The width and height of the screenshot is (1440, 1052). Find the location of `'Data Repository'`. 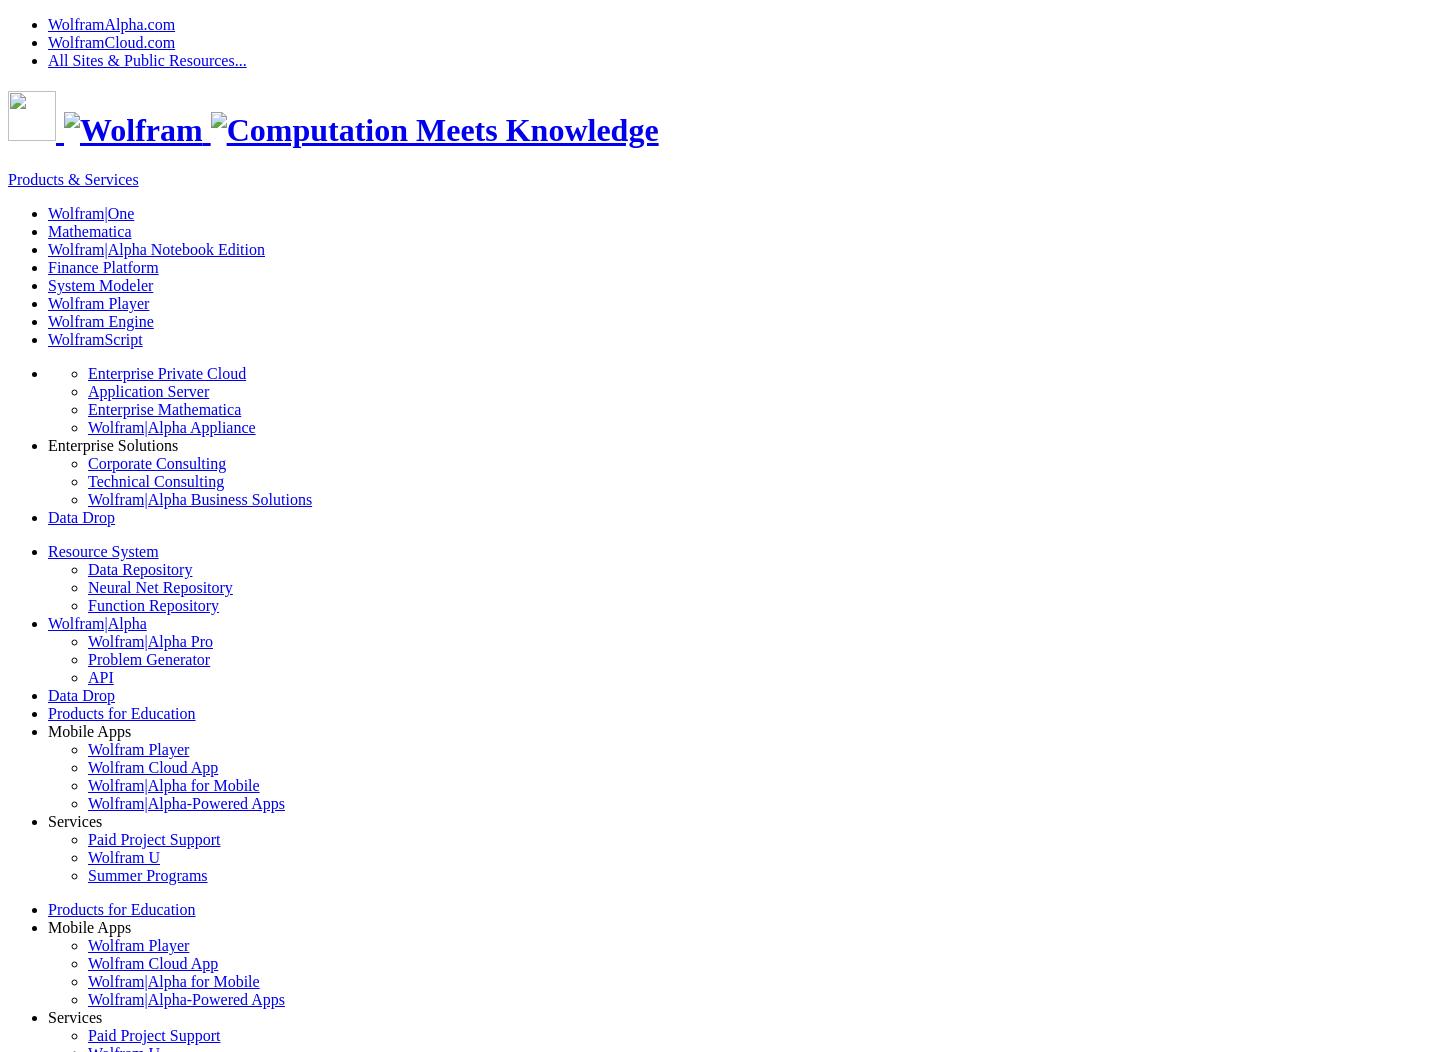

'Data Repository' is located at coordinates (138, 568).